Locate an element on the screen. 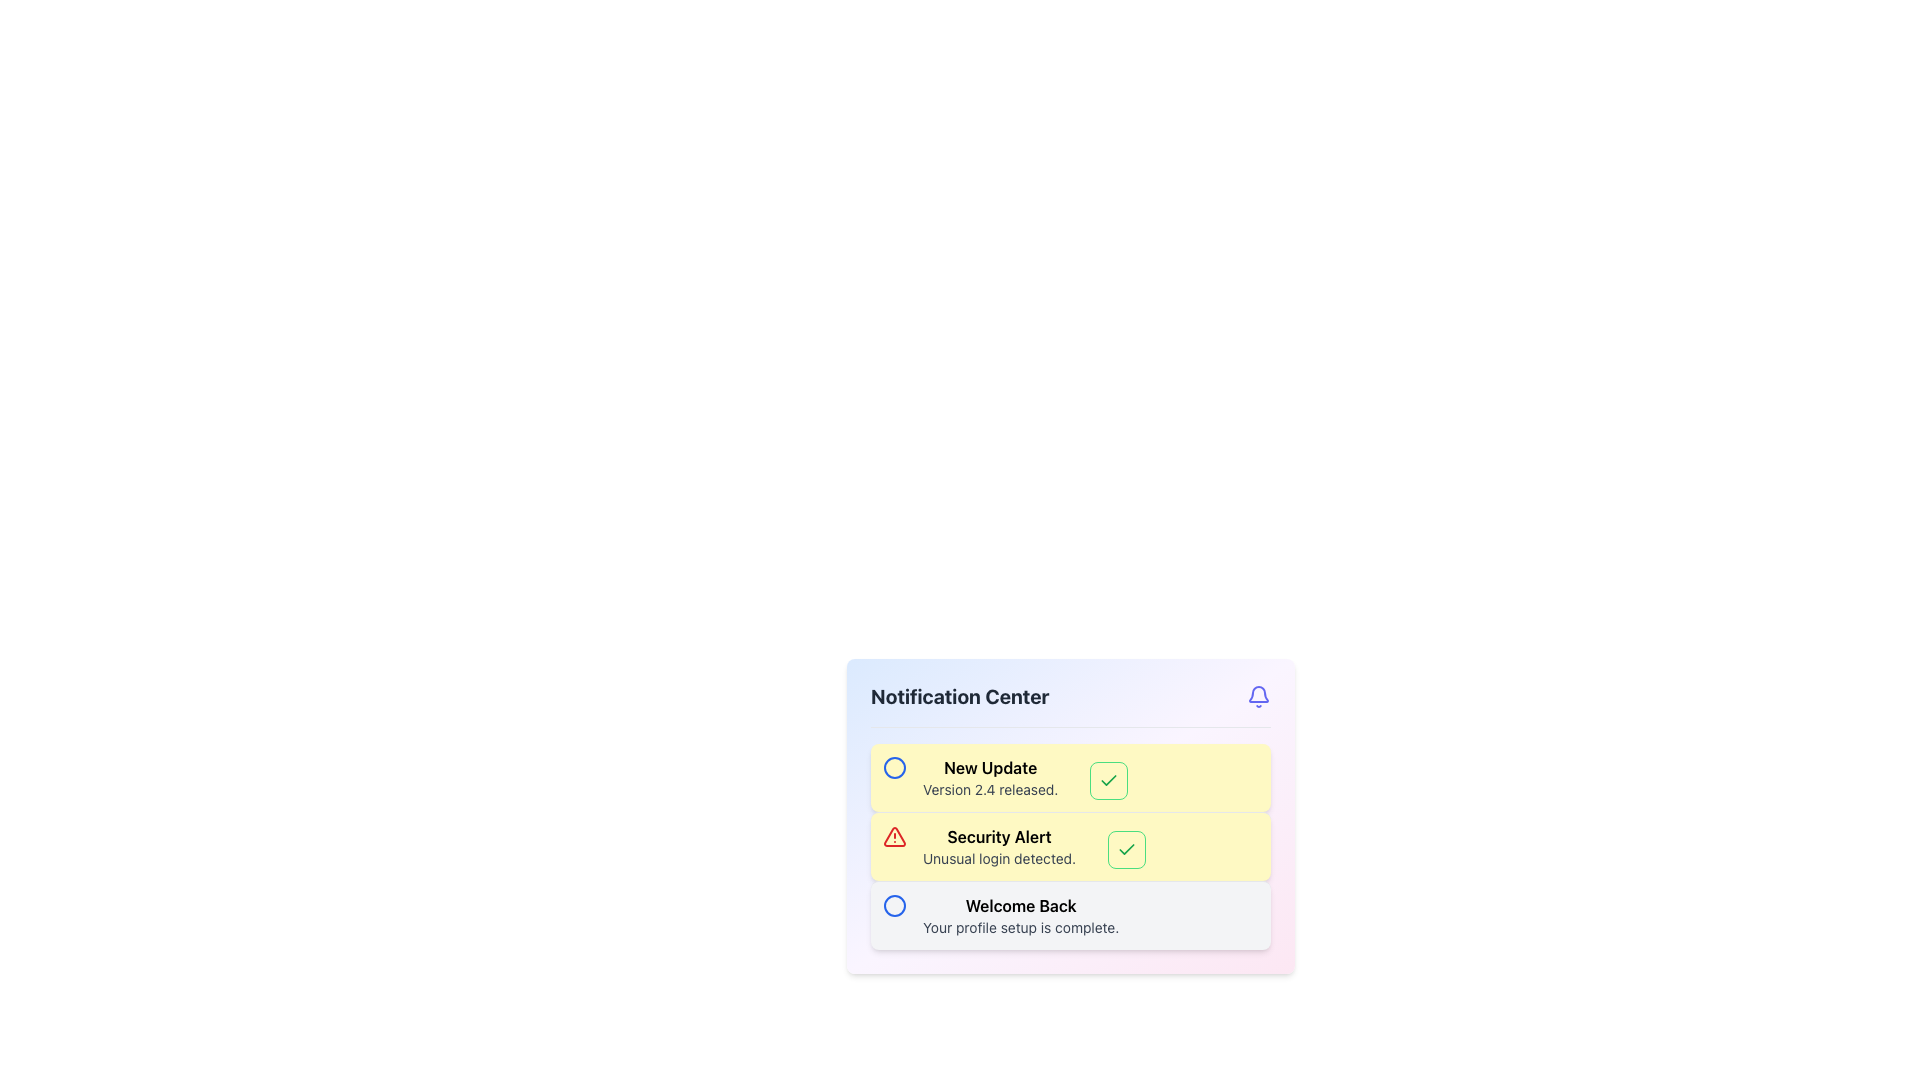 This screenshot has height=1080, width=1920. the verification icon located to the right of the 'New Update' notification in the 'Notification Center' is located at coordinates (1127, 849).